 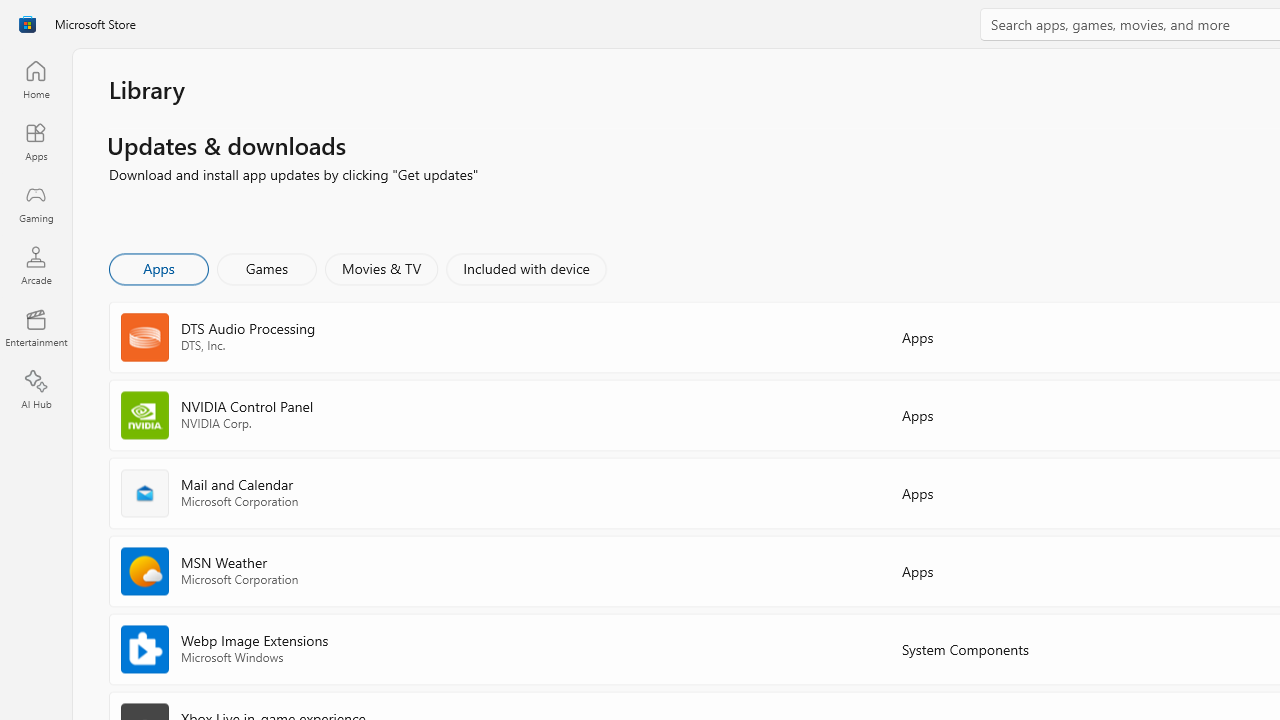 I want to click on 'Movies & TV', so click(x=381, y=267).